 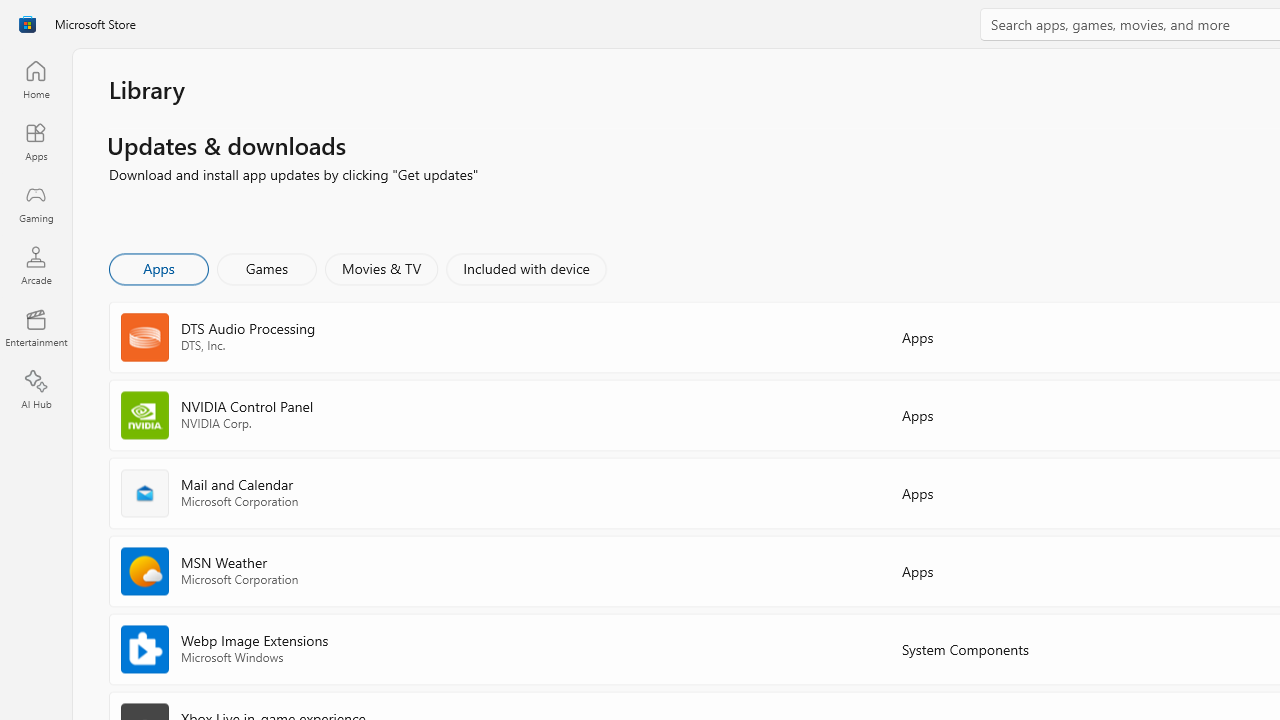 I want to click on 'Movies & TV', so click(x=381, y=267).